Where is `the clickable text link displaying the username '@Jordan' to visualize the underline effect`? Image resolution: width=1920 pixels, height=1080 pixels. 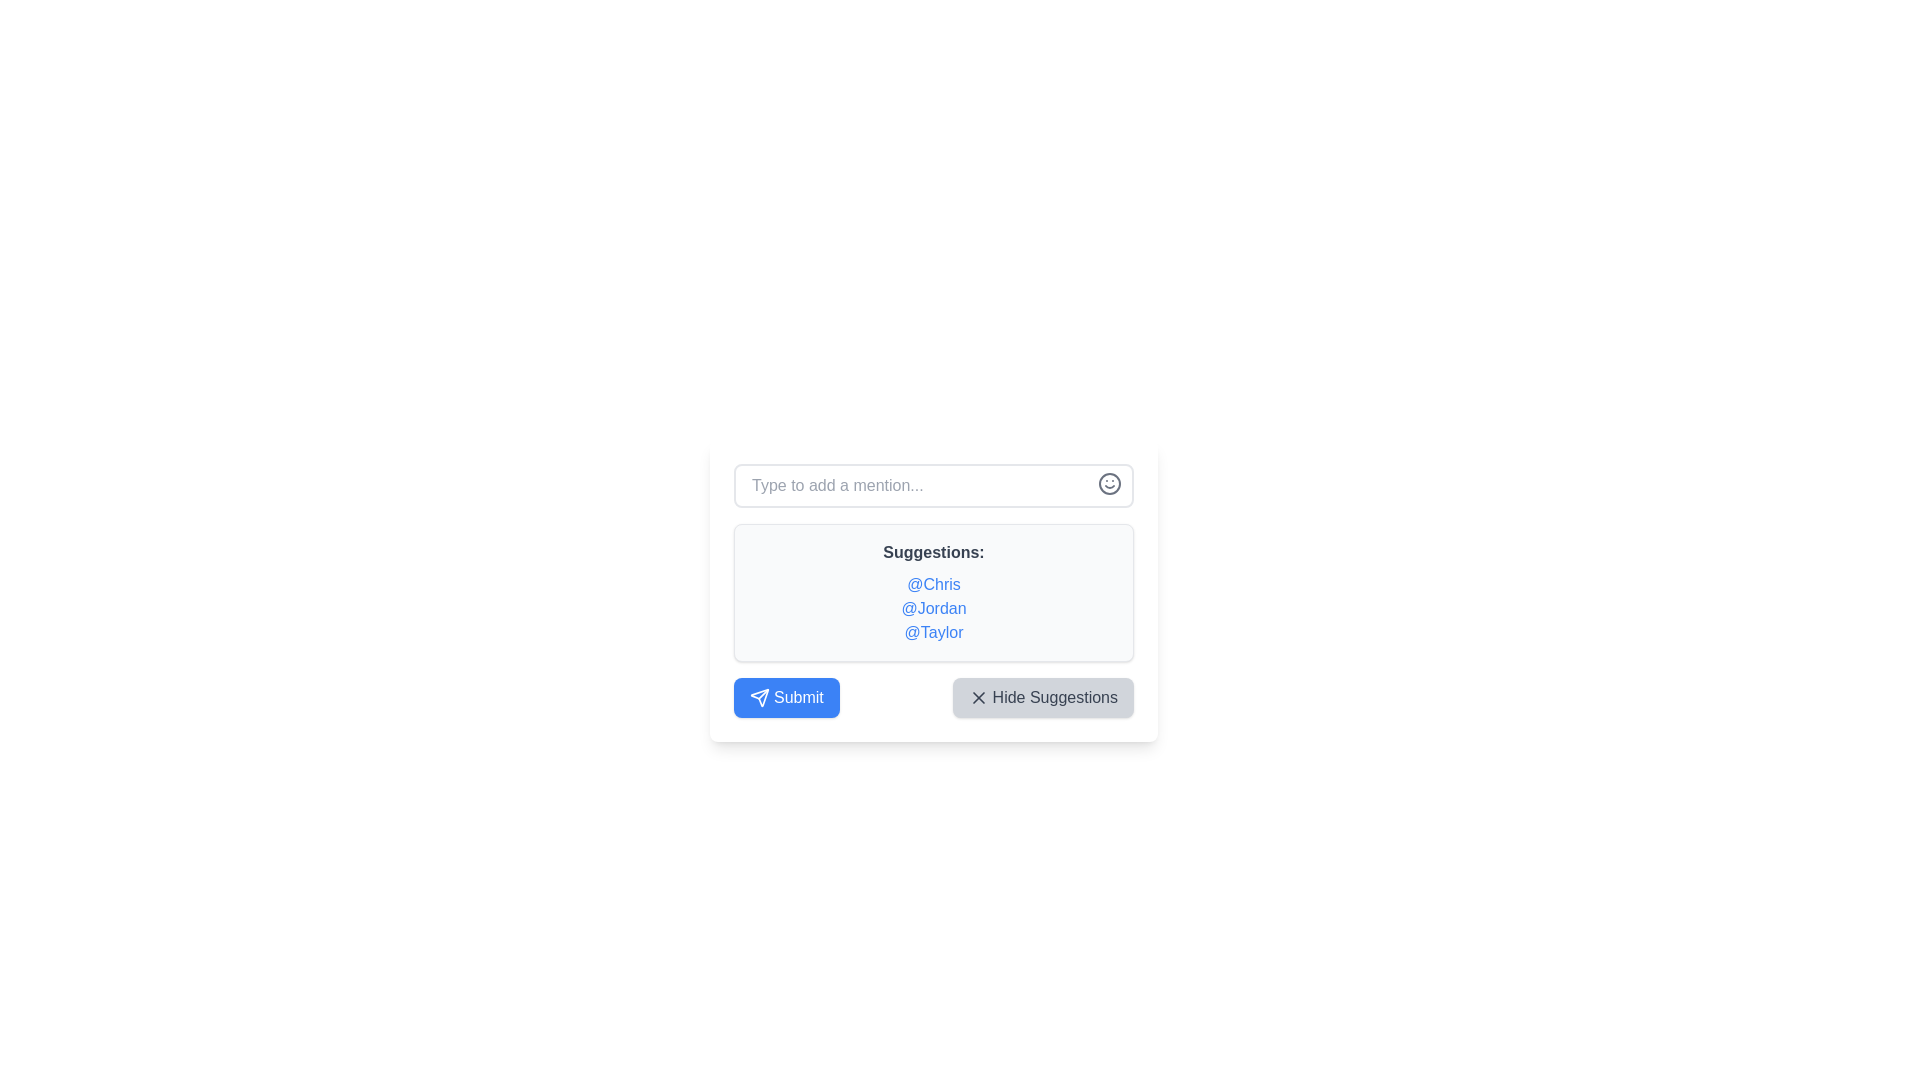
the clickable text link displaying the username '@Jordan' to visualize the underline effect is located at coordinates (933, 608).